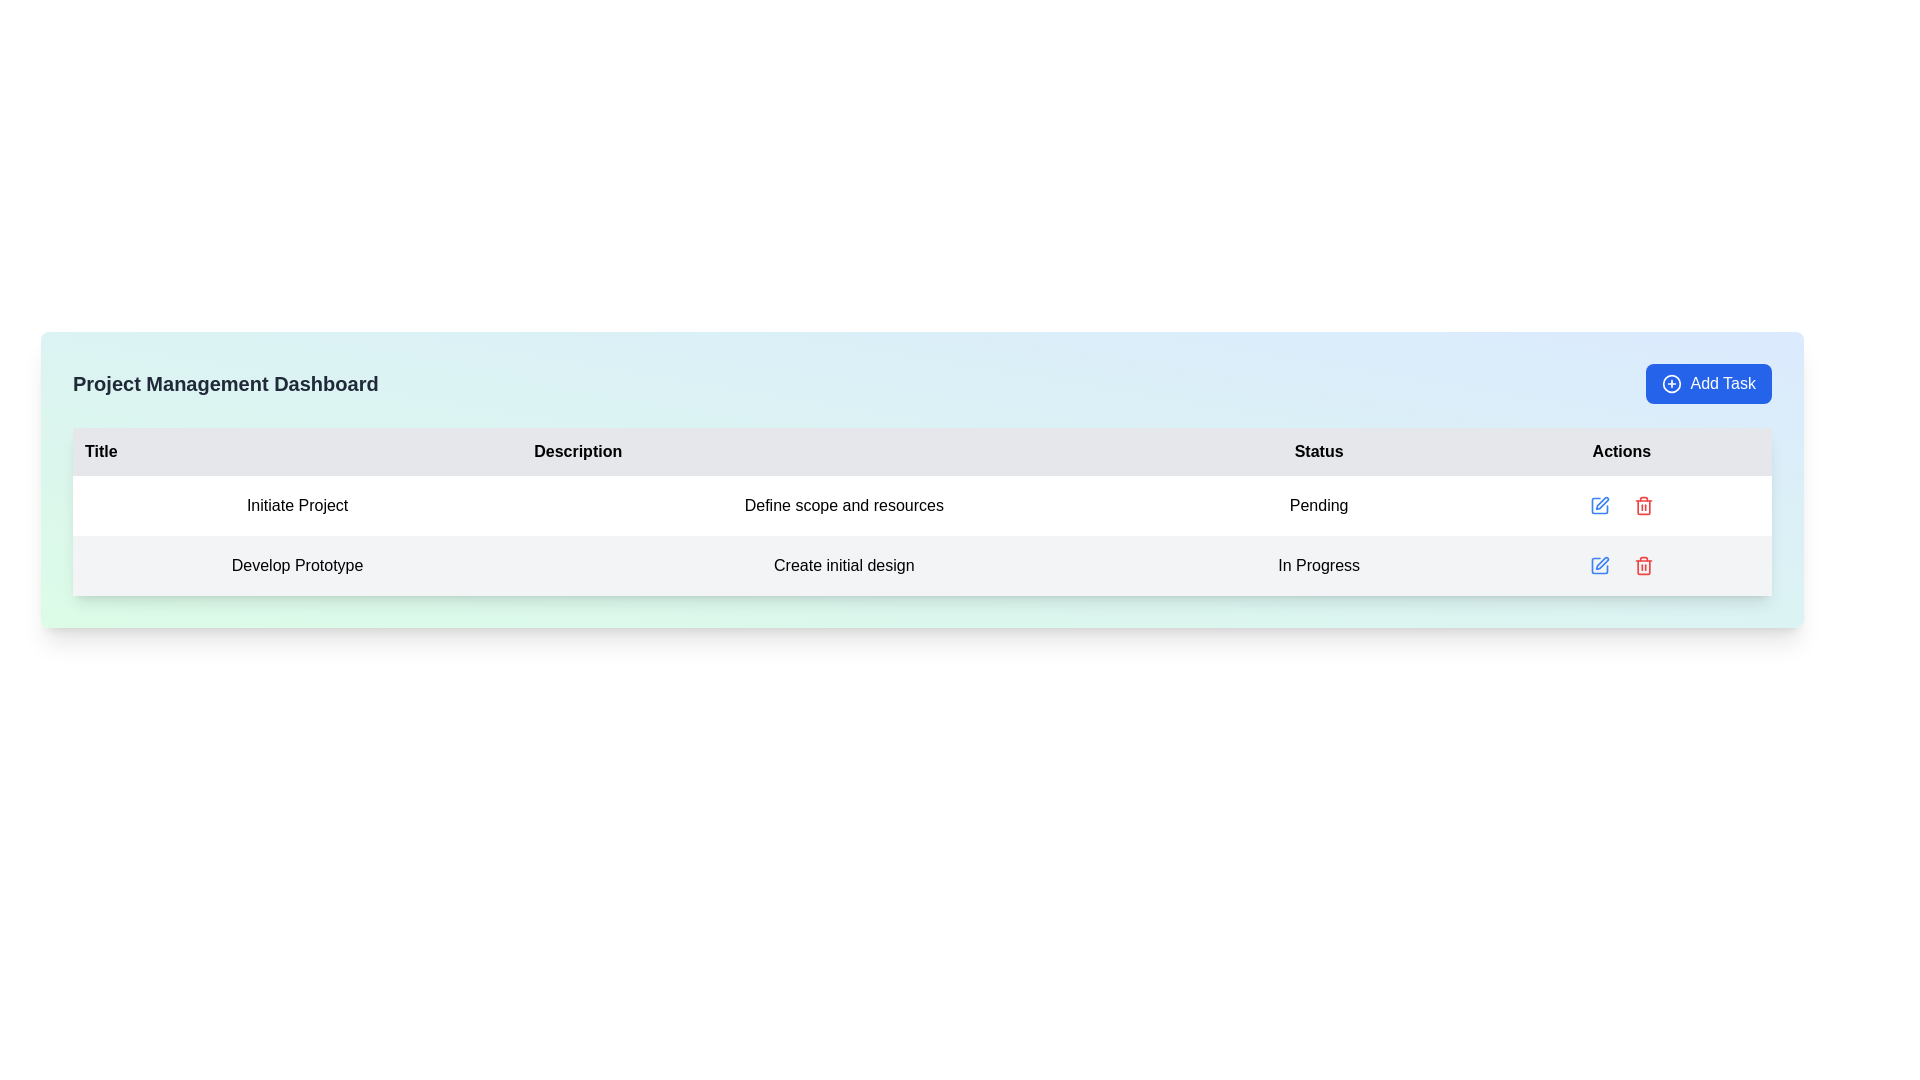  Describe the element at coordinates (1643, 566) in the screenshot. I see `the delete icon button located in the 'Actions' column of the second row of the table` at that location.